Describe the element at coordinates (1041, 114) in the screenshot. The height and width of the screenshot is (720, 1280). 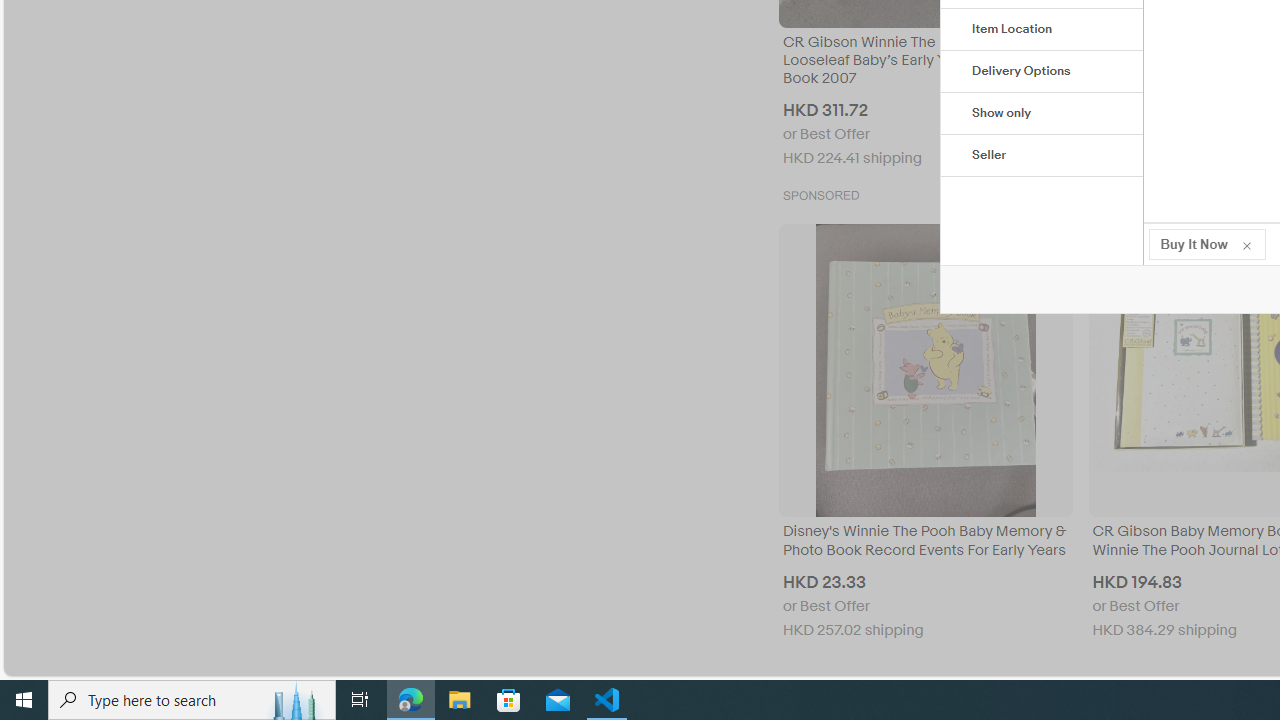
I see `'Show only'` at that location.